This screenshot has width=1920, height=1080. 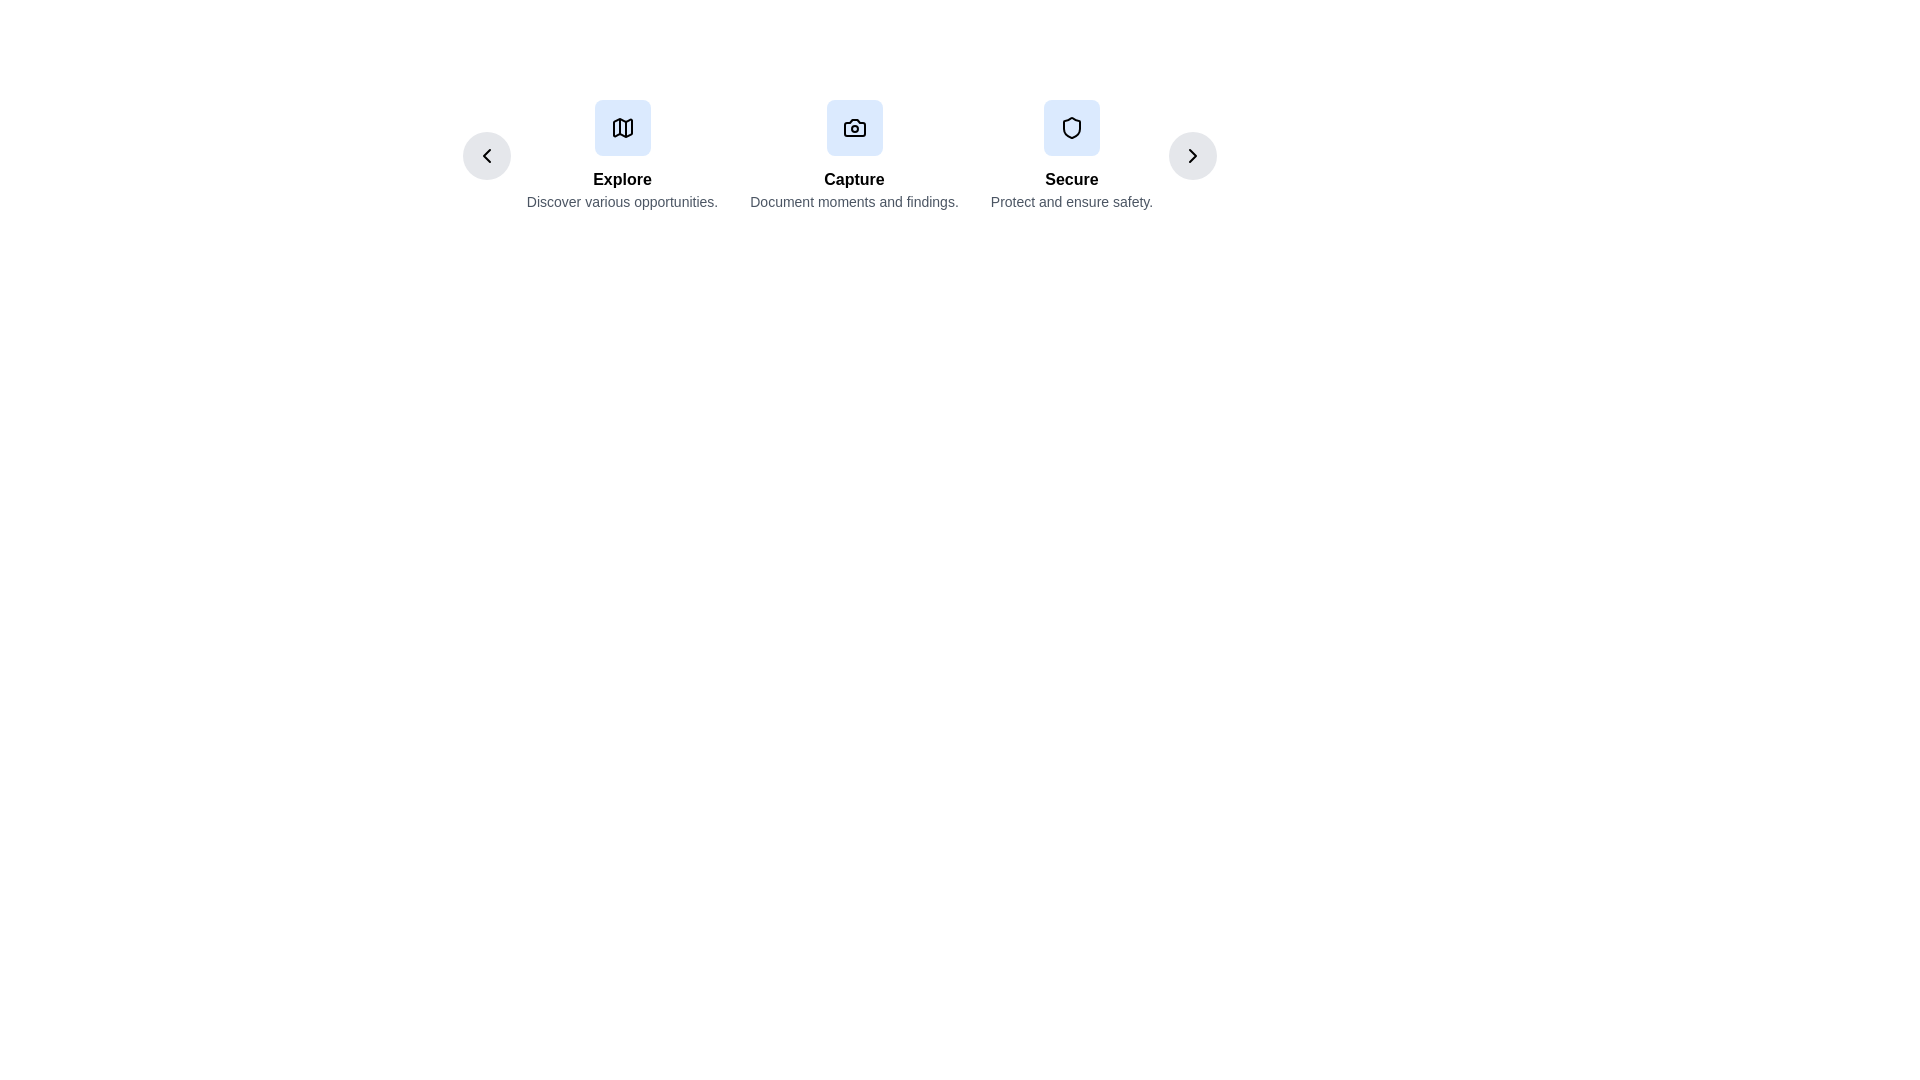 What do you see at coordinates (621, 180) in the screenshot?
I see `Text Label located in the second content block, positioned beneath a map icon and above the descriptive text 'Discover various opportunities.'` at bounding box center [621, 180].